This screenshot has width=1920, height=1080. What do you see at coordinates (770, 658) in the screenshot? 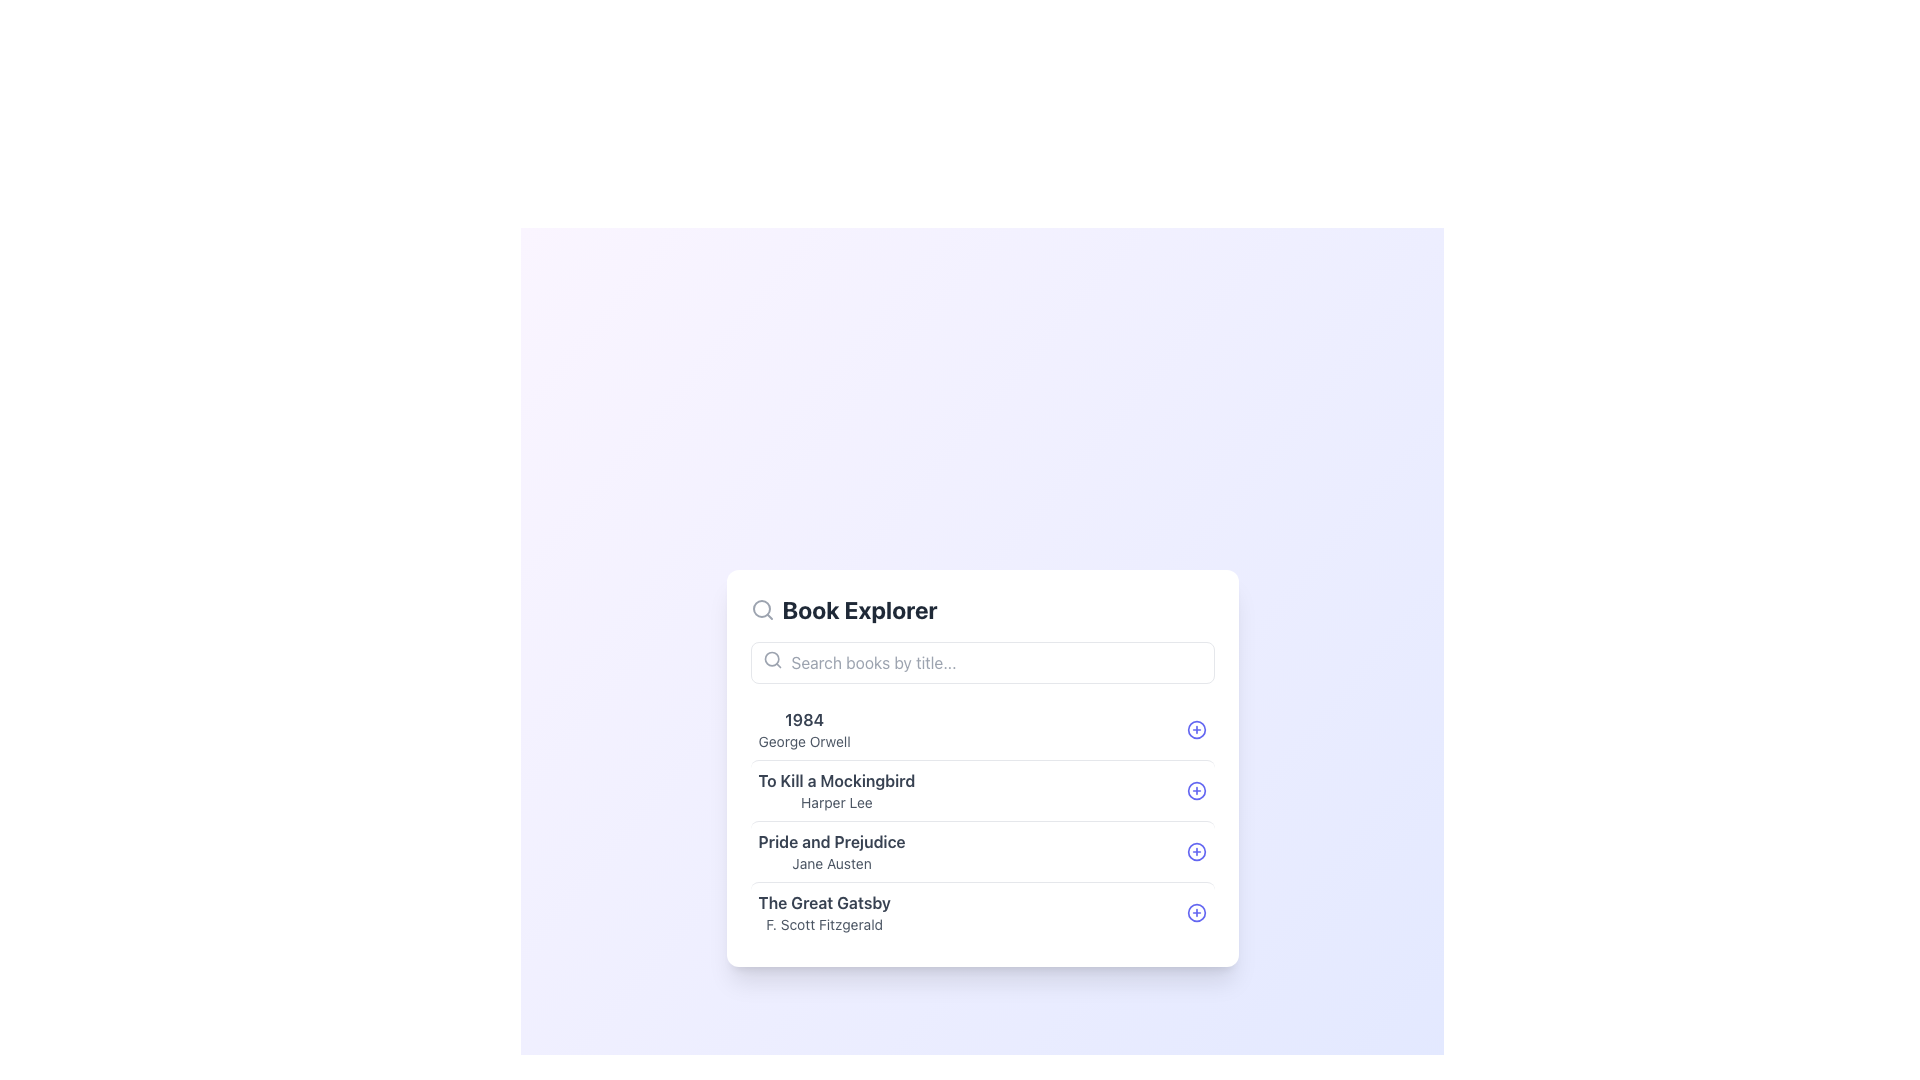
I see `the circular icon component of the search icon, which visually represents the lens frame of a magnifying glass located to the left of the search input field beneath the 'Book Explorer' heading` at bounding box center [770, 658].